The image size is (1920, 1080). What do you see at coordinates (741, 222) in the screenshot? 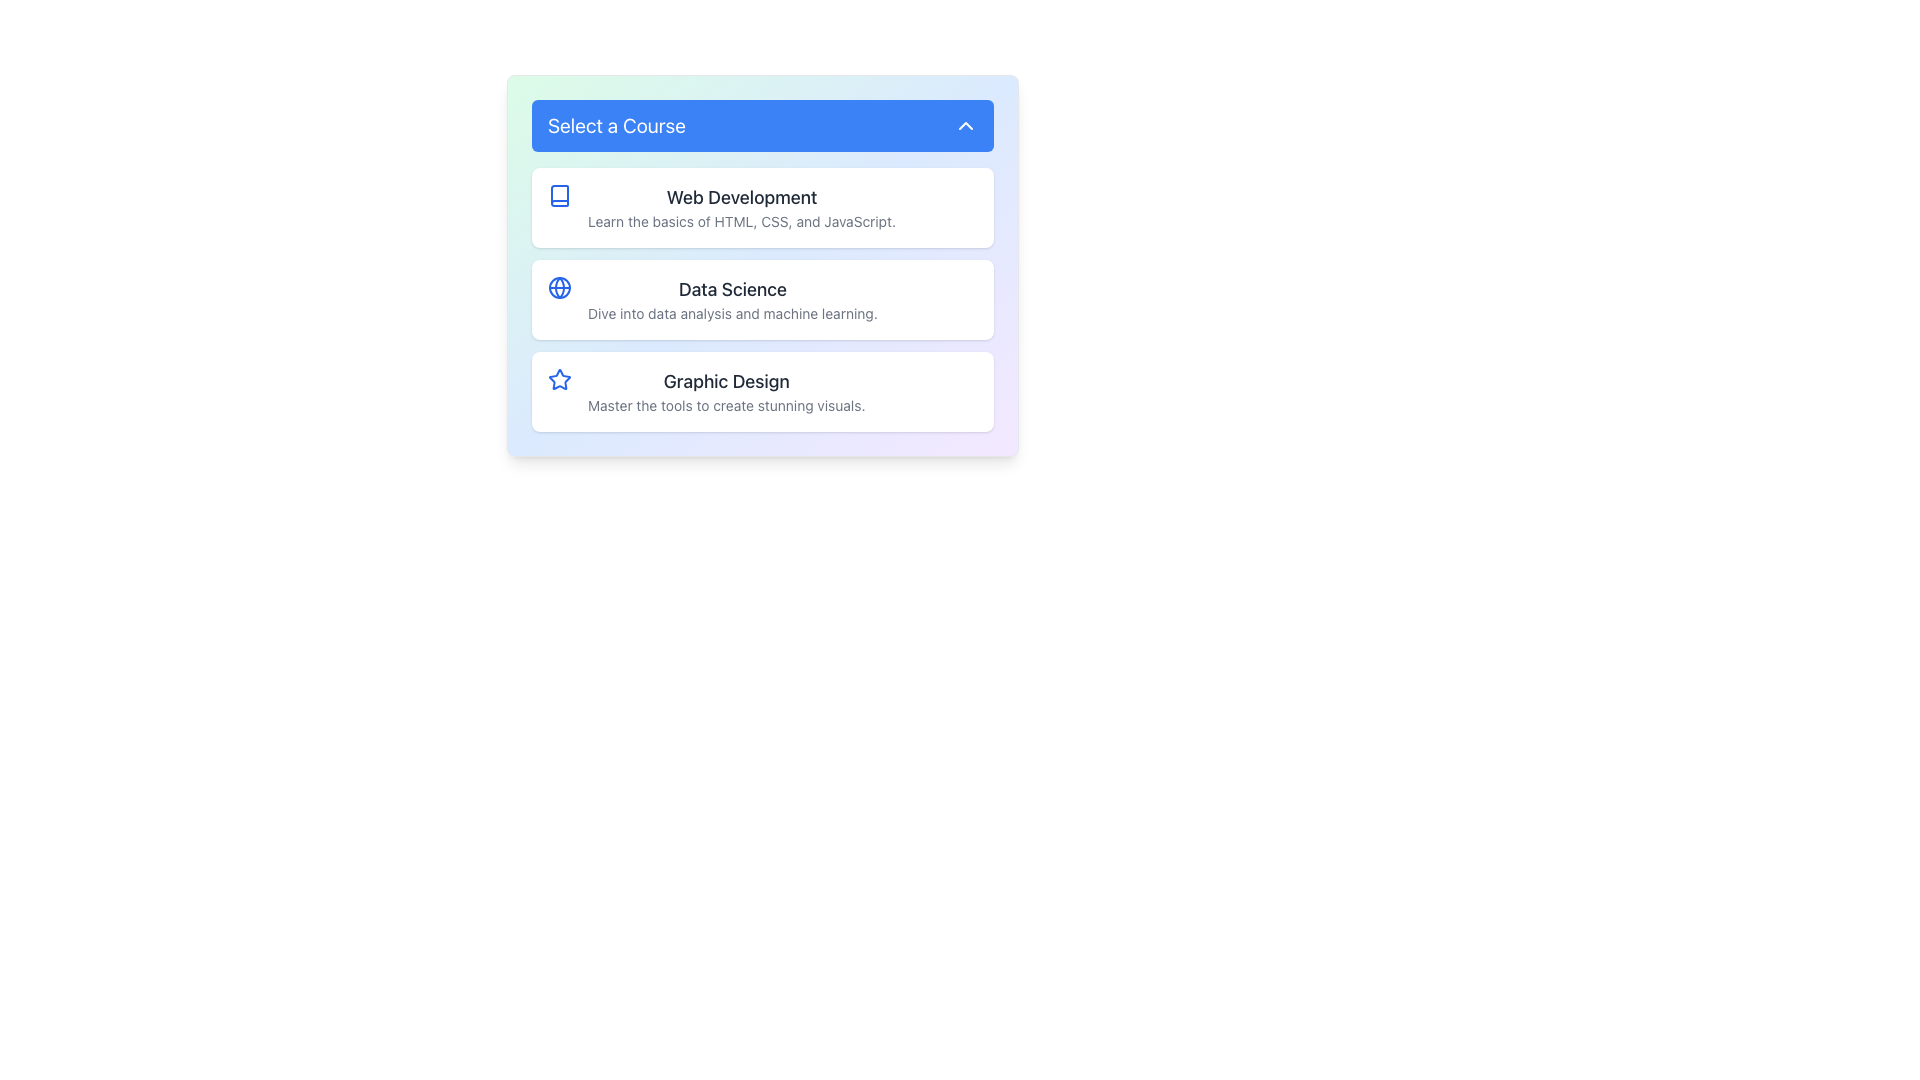
I see `informational text label that describes the 'Web Development' course, located directly below the 'Web Development' header within a card-like structure` at bounding box center [741, 222].